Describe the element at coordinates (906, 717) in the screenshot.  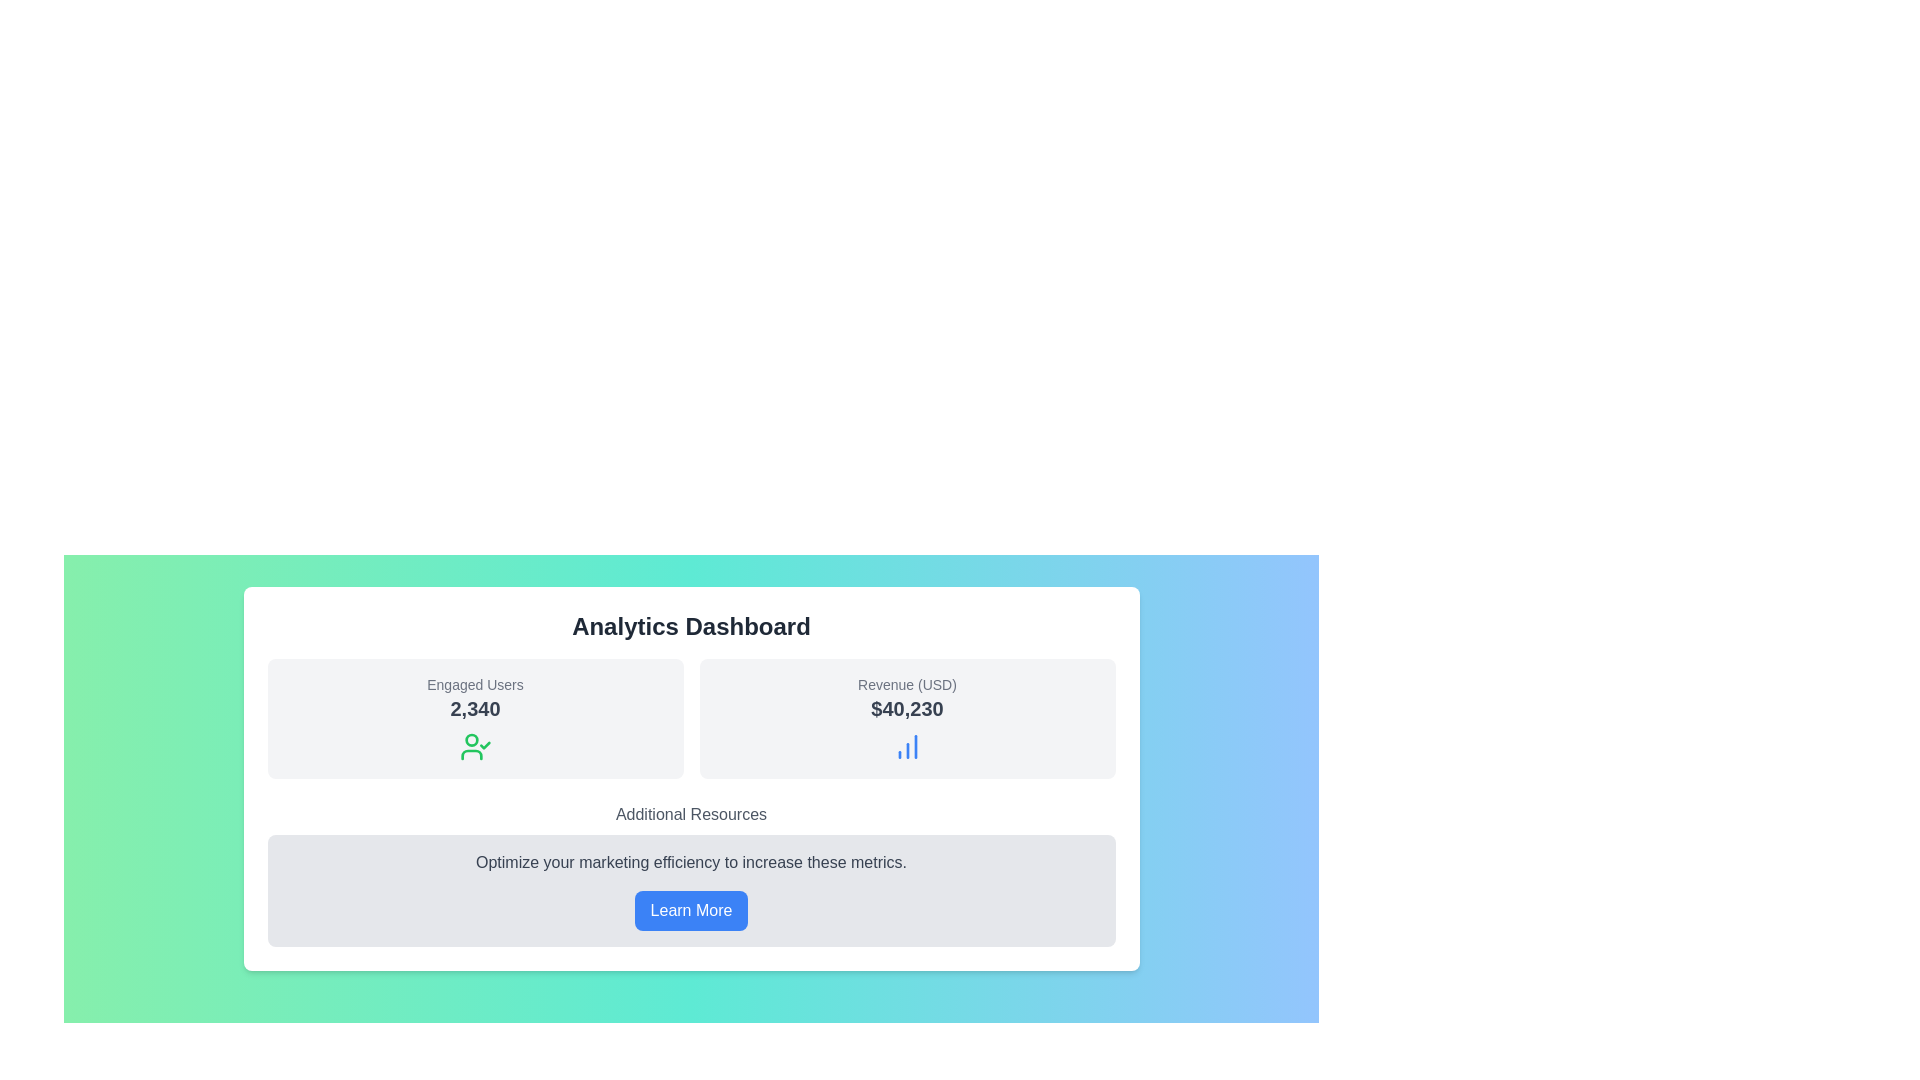
I see `the Informational card that visually represents revenue data, located to the right of the 'Engaged Users' card in the Analytics Dashboard` at that location.